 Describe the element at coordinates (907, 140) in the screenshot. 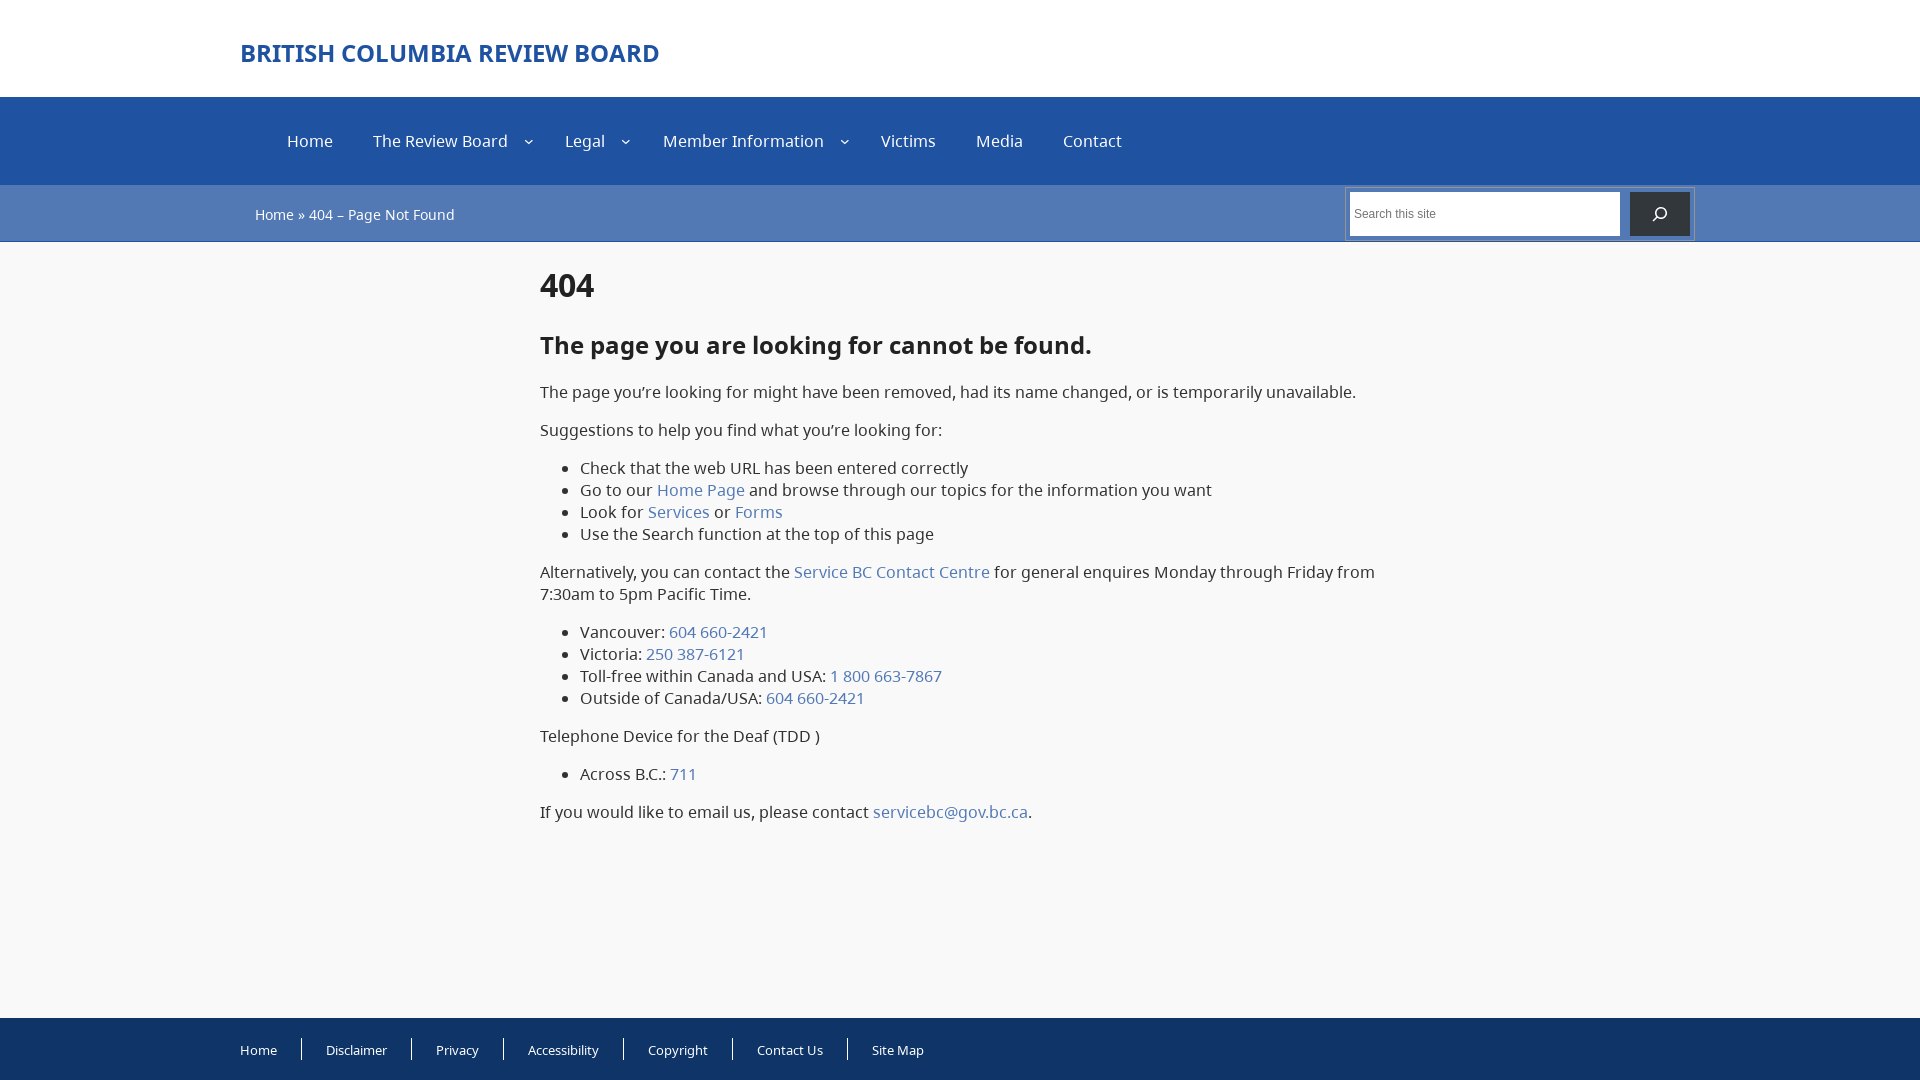

I see `'Victims'` at that location.